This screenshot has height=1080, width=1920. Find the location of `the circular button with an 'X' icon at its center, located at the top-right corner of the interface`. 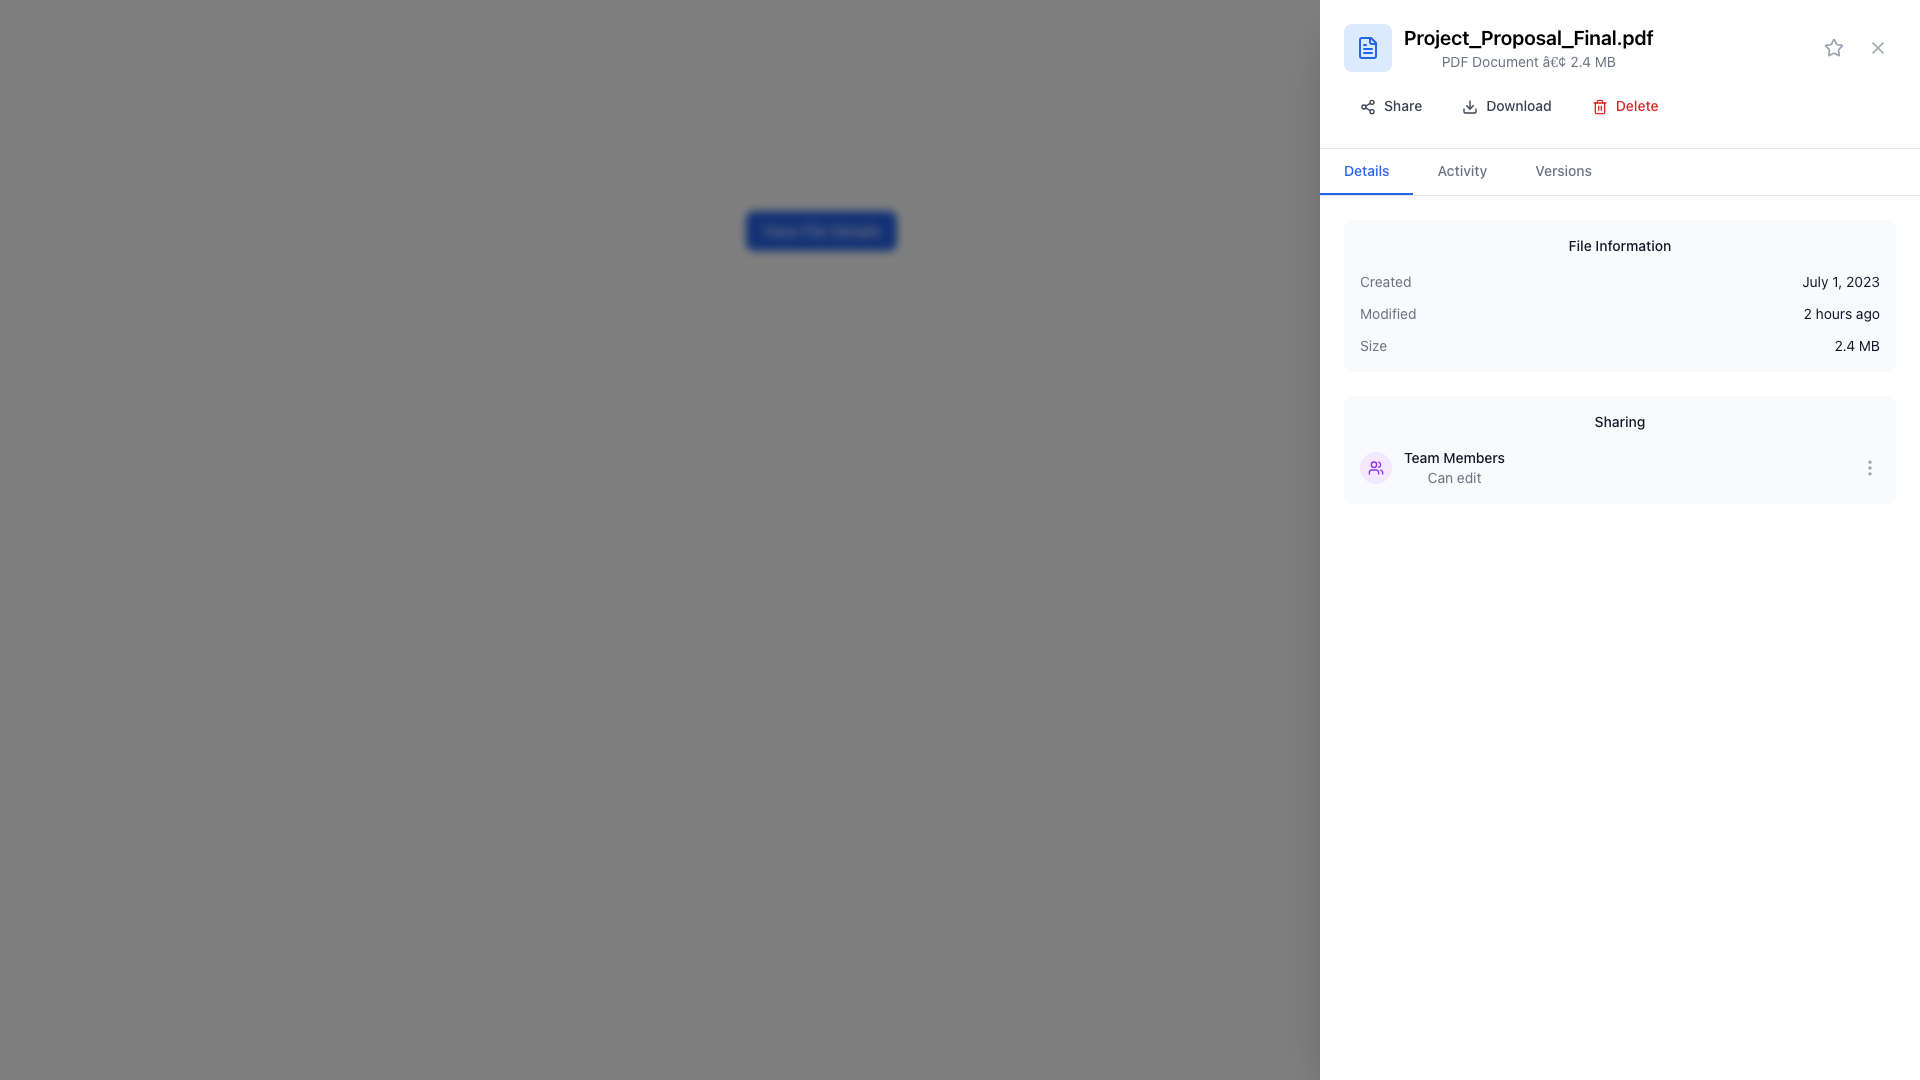

the circular button with an 'X' icon at its center, located at the top-right corner of the interface is located at coordinates (1876, 46).